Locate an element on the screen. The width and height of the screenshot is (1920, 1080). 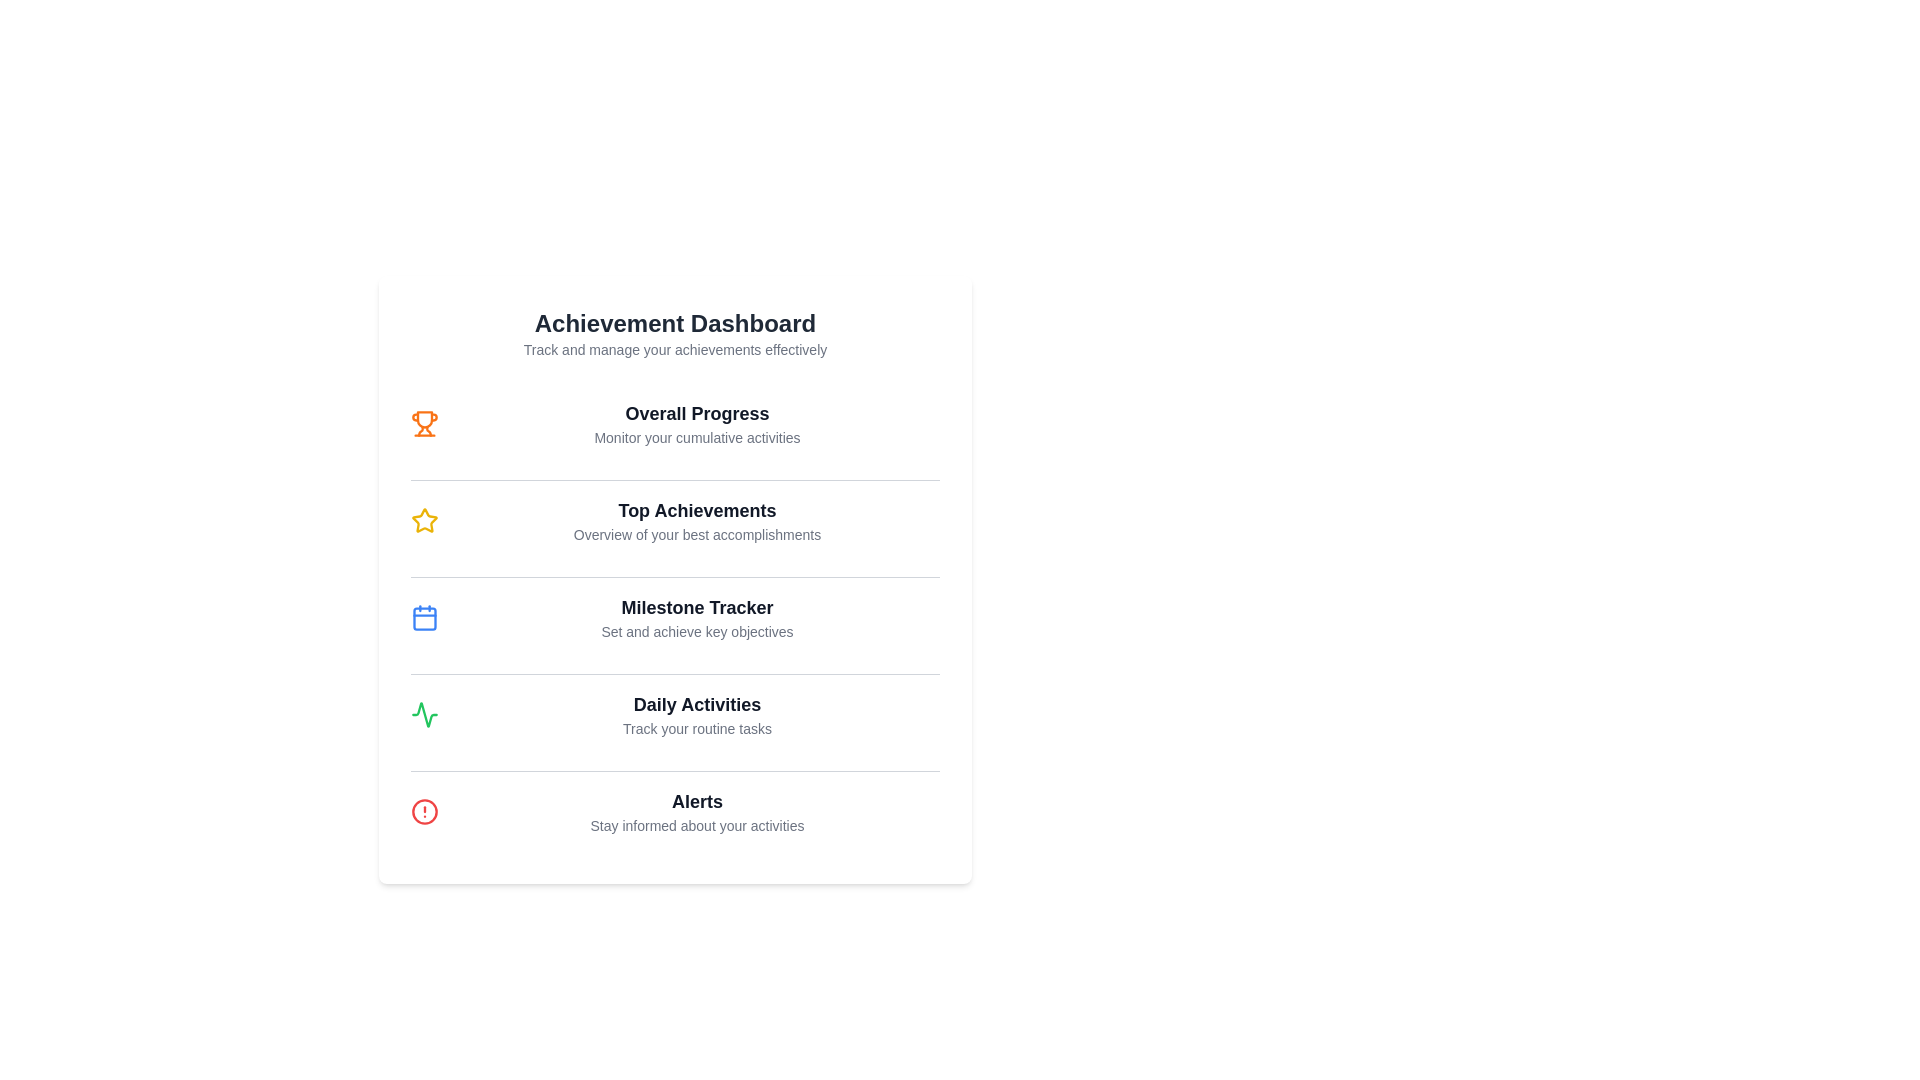
the bold text label that reads 'Alerts', which is styled prominently in dark gray above a smaller description text is located at coordinates (697, 801).